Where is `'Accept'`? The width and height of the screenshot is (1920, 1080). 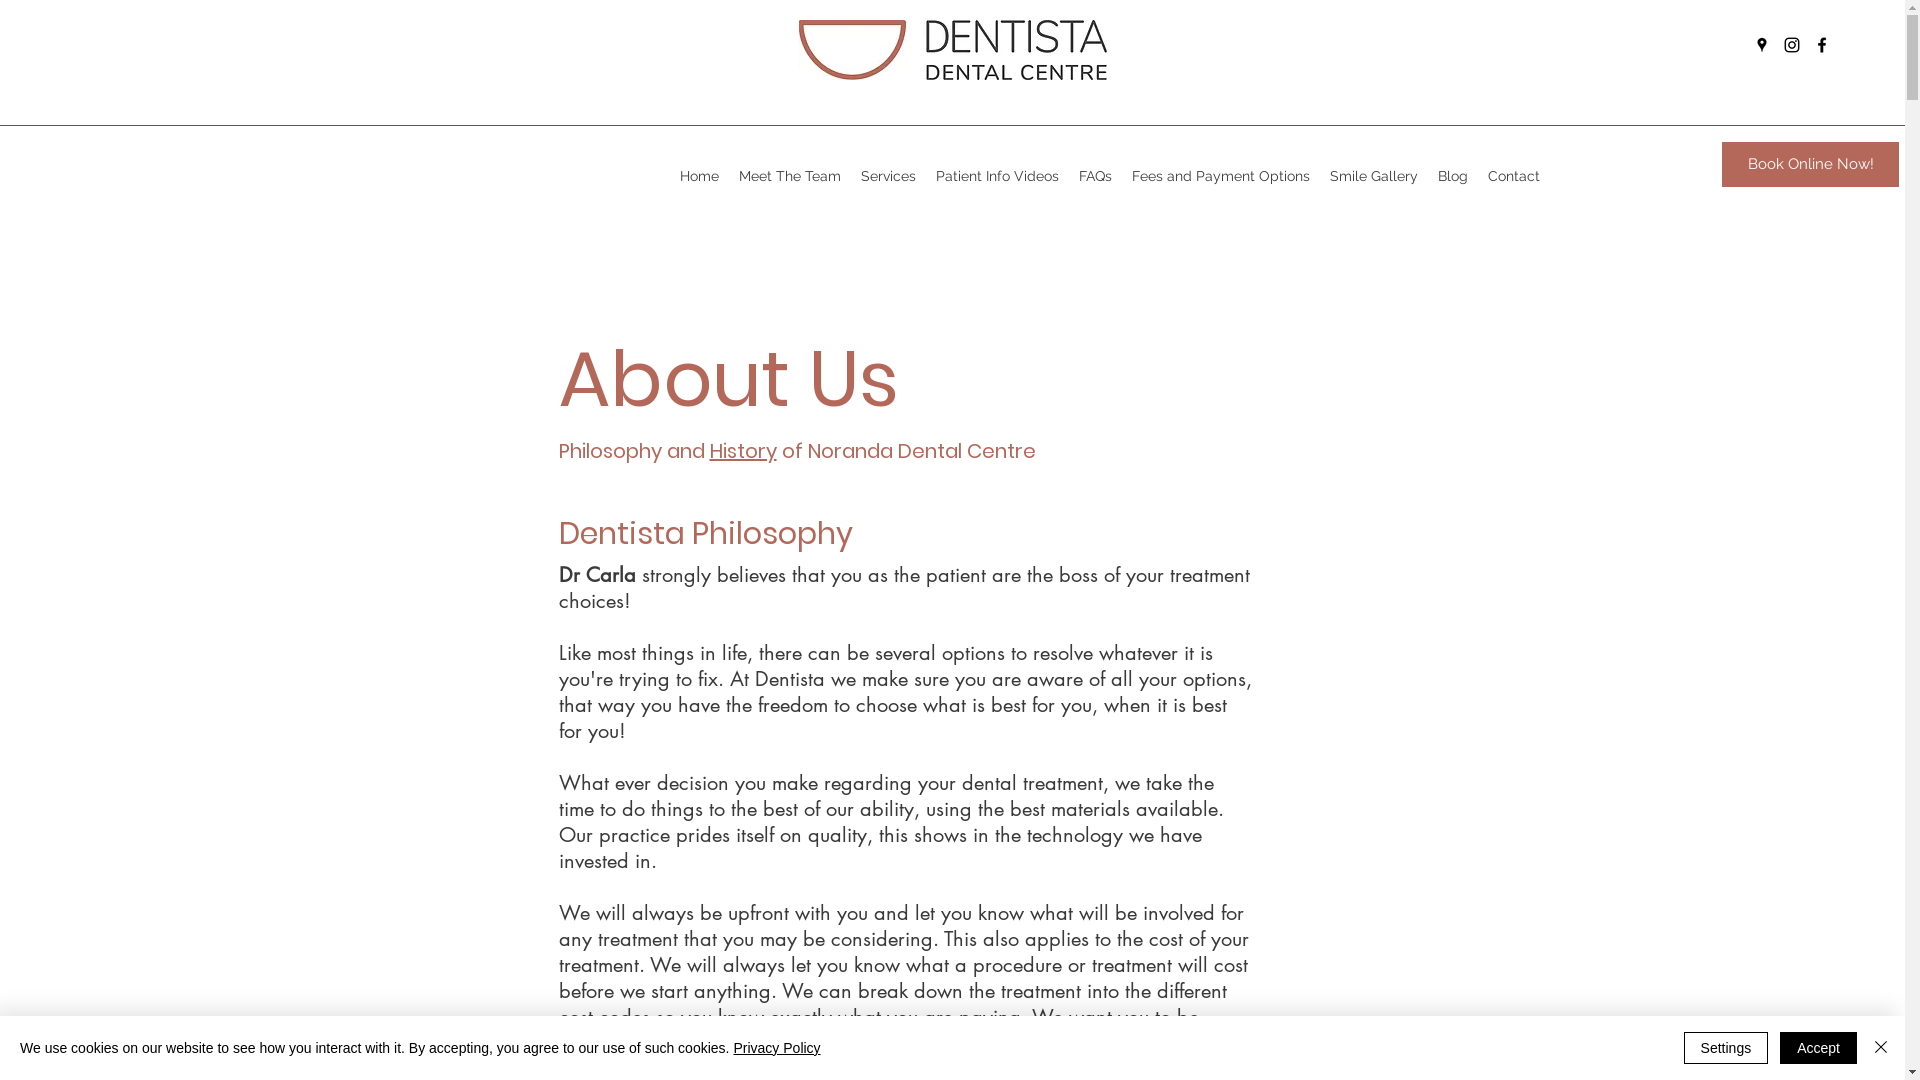
'Accept' is located at coordinates (1818, 1047).